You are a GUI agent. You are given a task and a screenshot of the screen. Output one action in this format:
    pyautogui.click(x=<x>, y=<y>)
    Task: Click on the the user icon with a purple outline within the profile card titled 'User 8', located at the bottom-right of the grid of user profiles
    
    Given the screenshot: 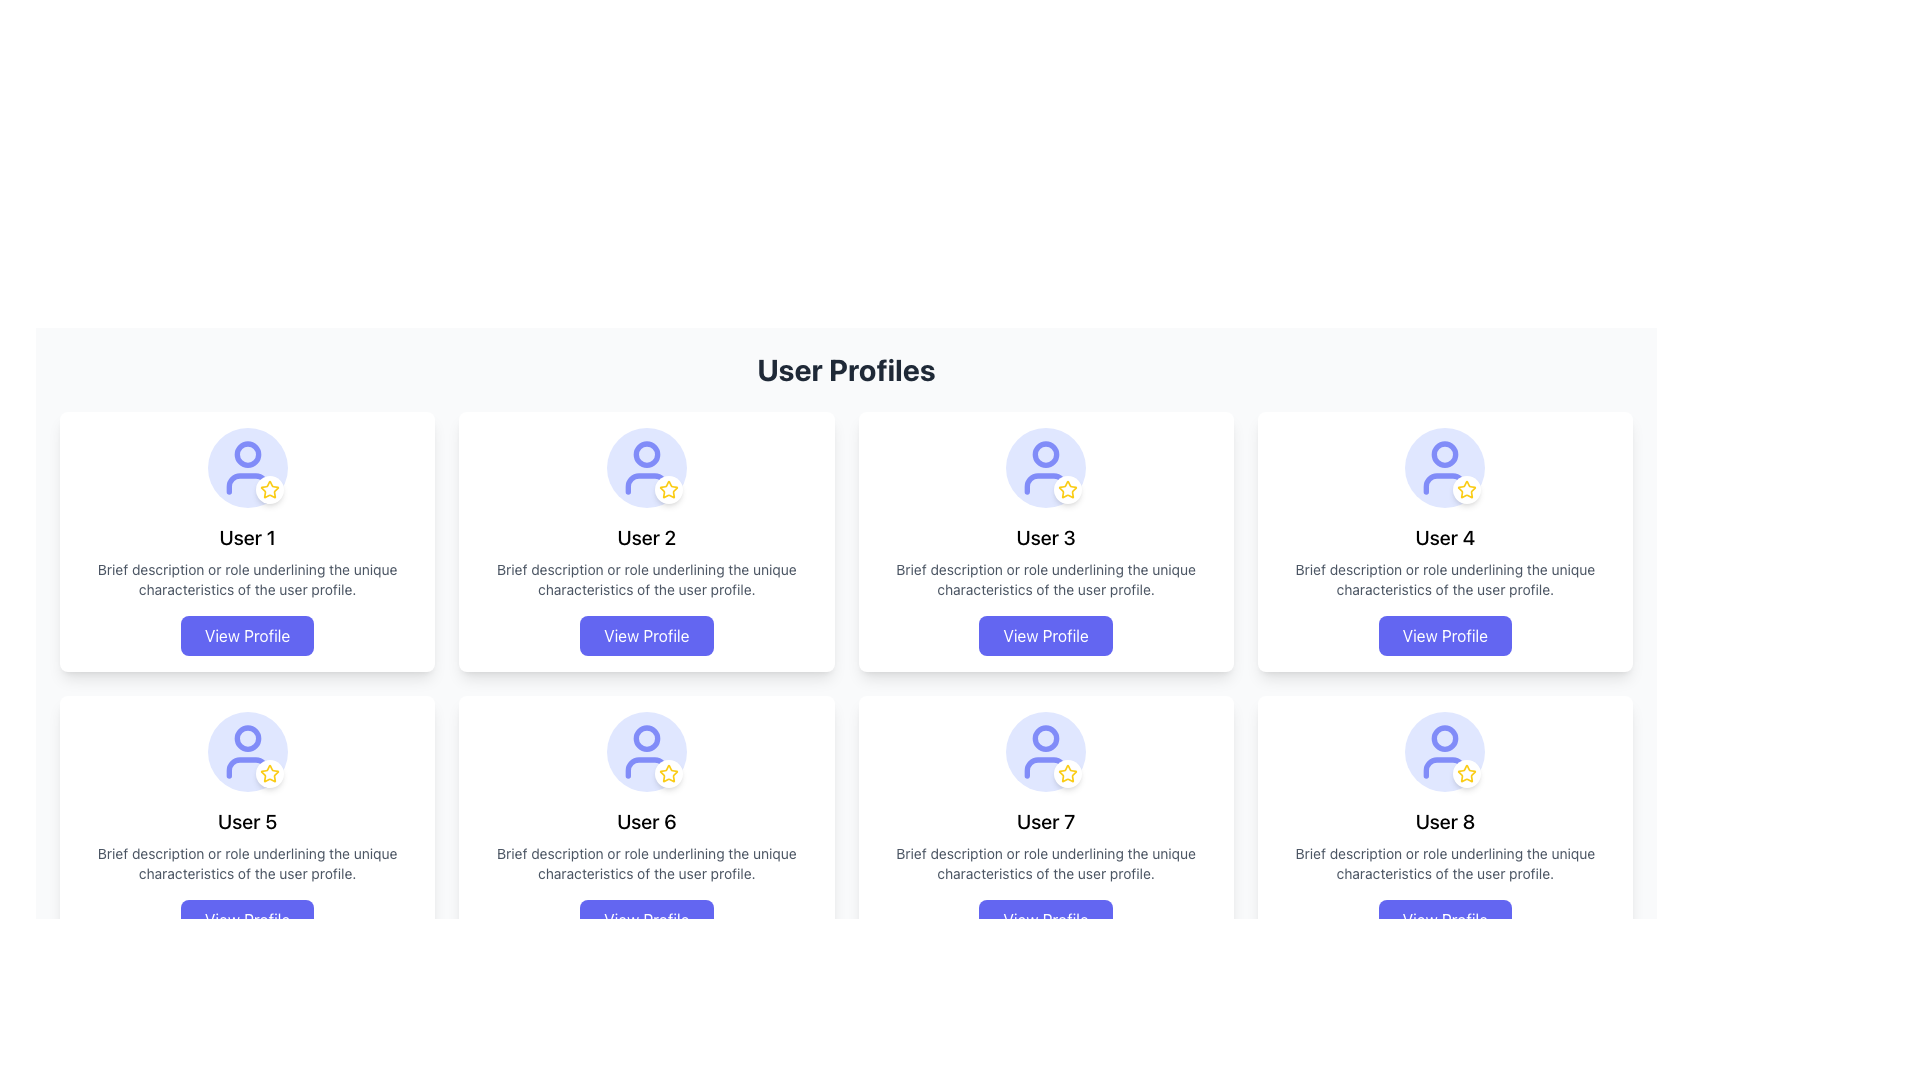 What is the action you would take?
    pyautogui.click(x=1445, y=752)
    